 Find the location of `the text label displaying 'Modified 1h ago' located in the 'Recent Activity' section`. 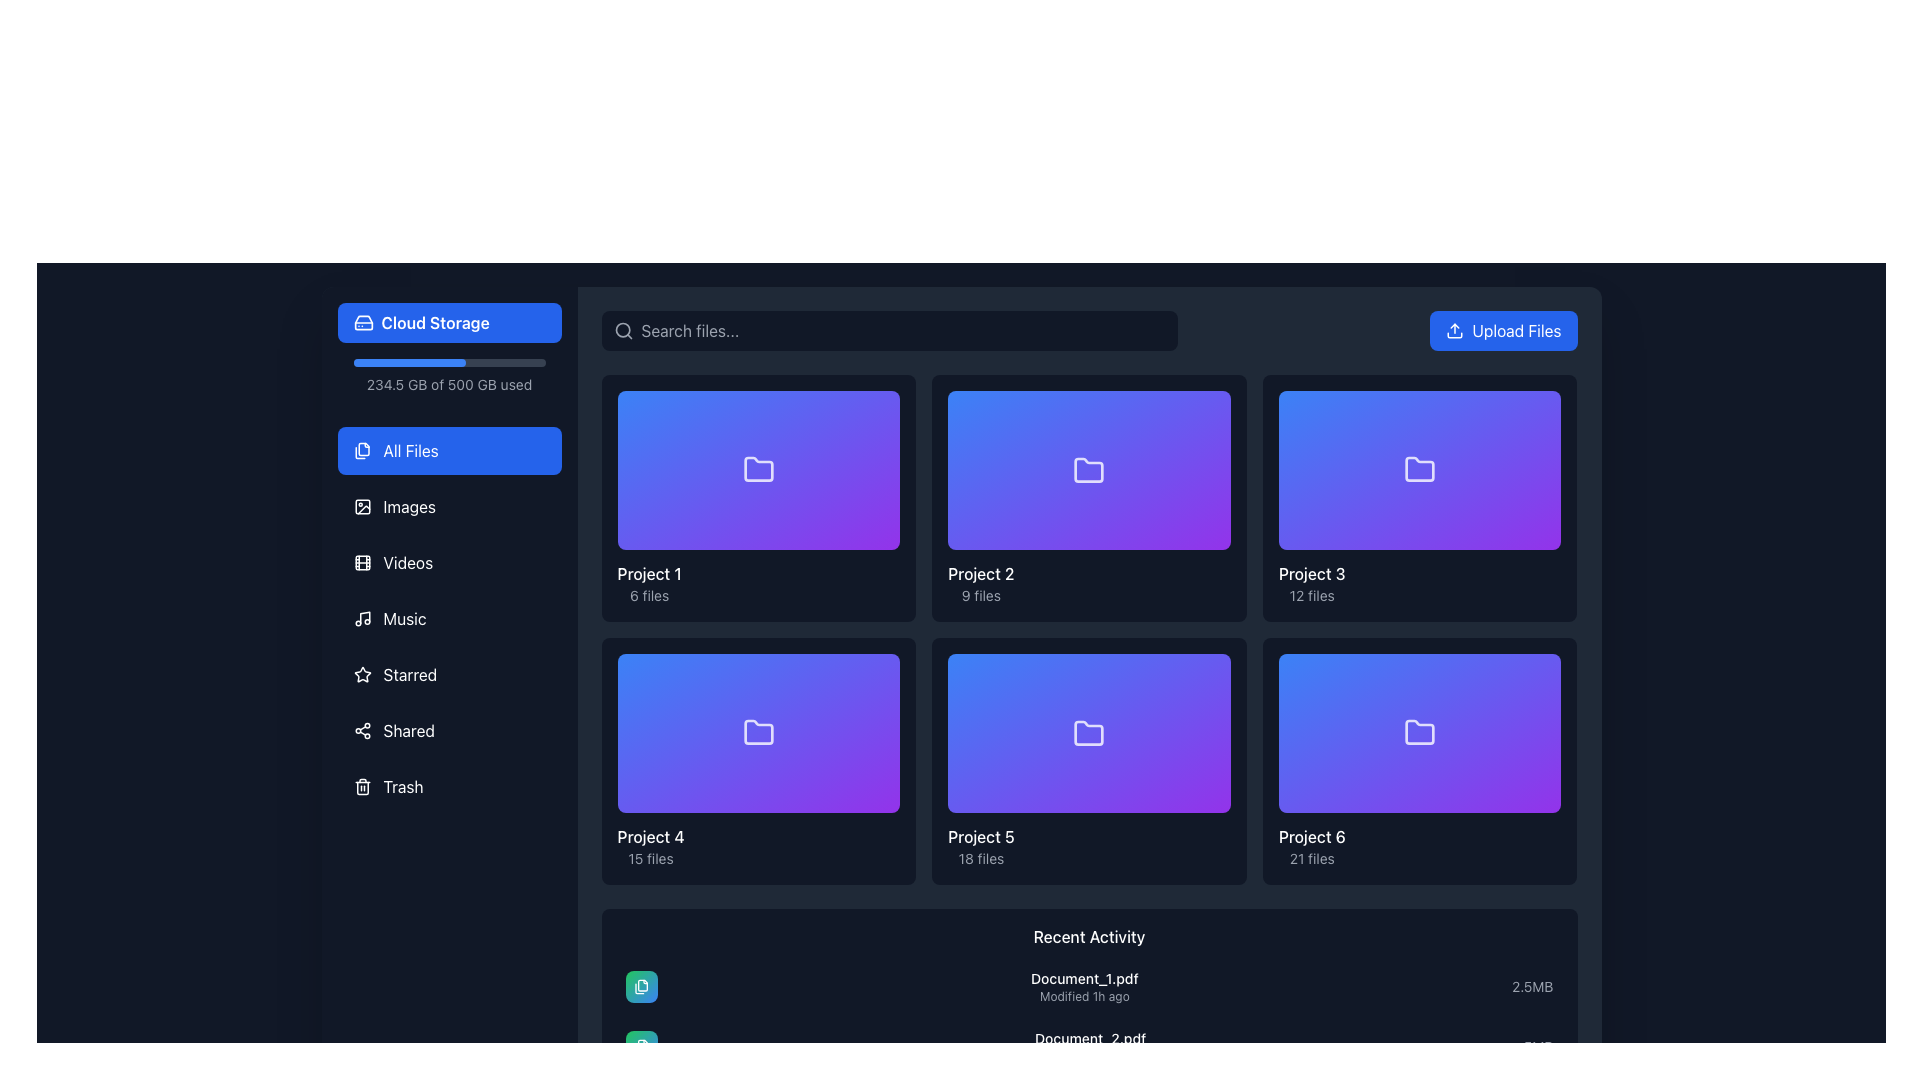

the text label displaying 'Modified 1h ago' located in the 'Recent Activity' section is located at coordinates (1083, 996).